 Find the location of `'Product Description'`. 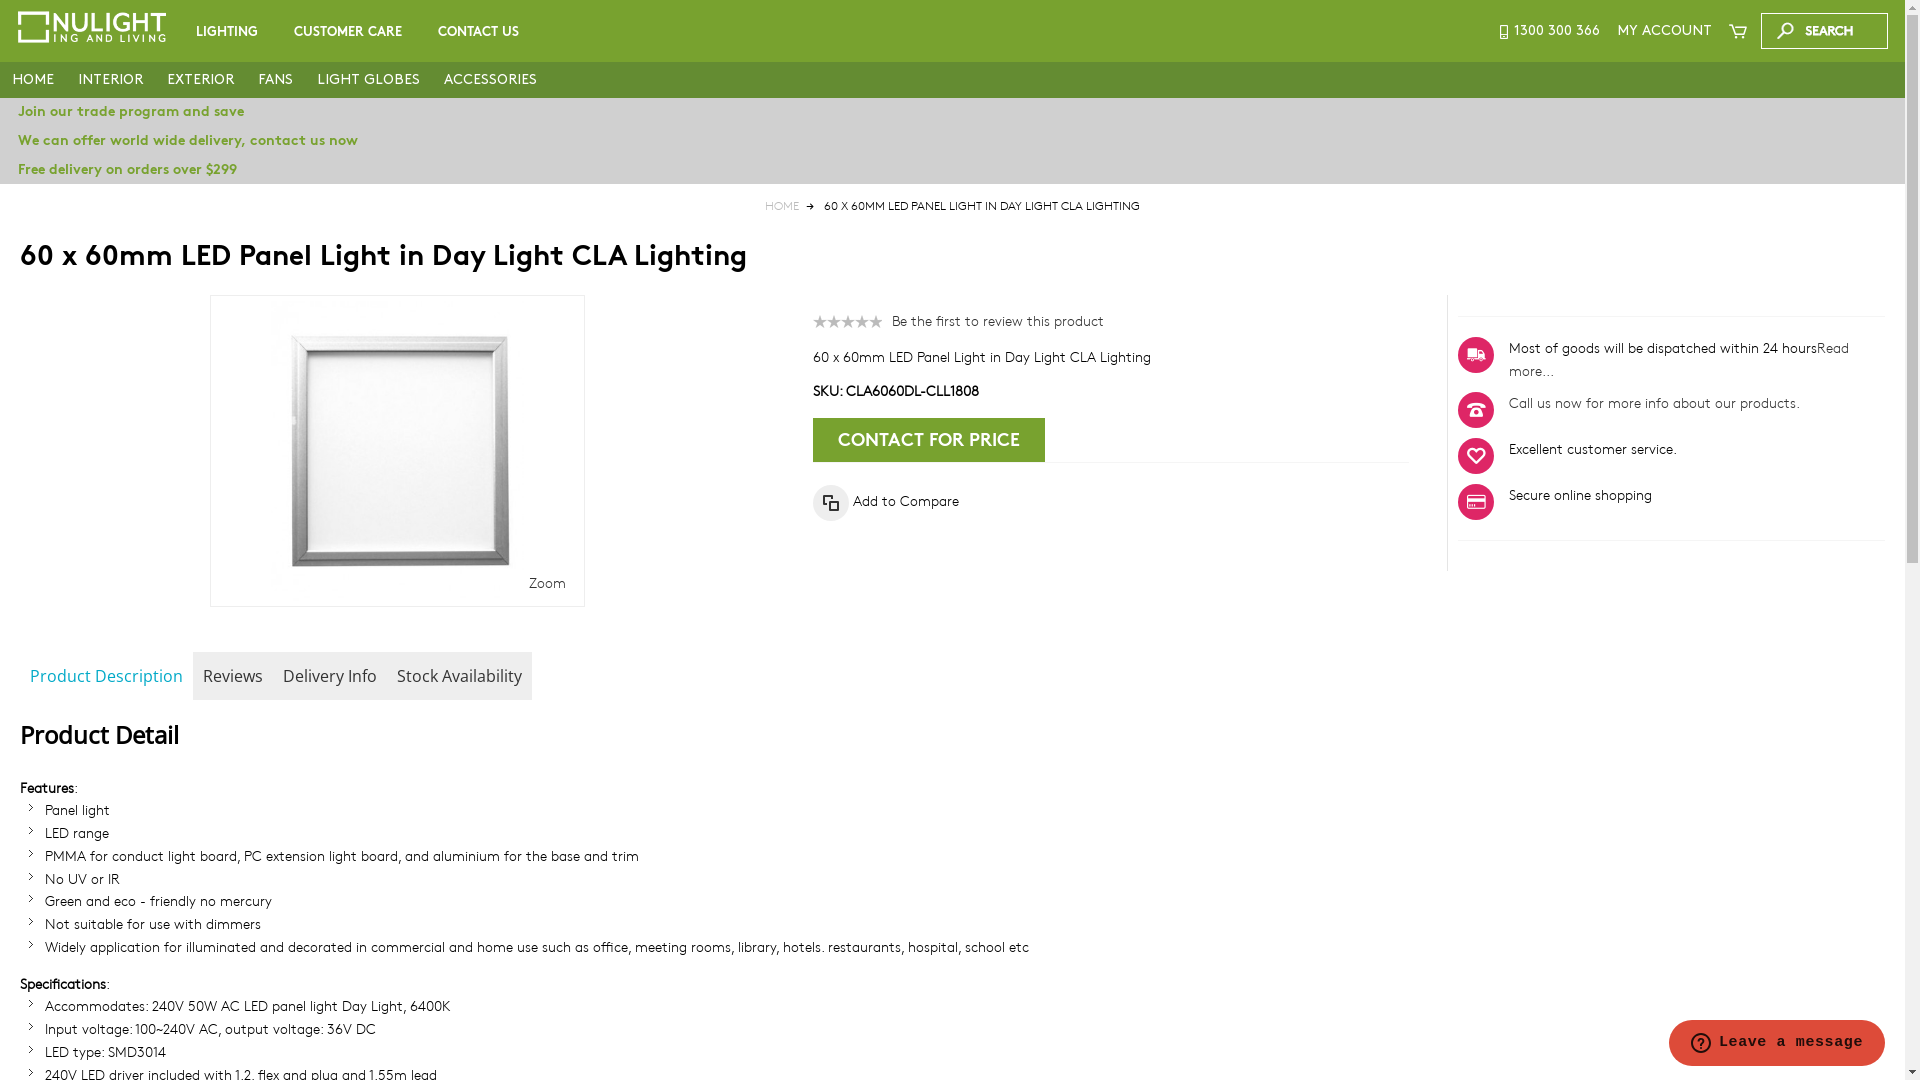

'Product Description' is located at coordinates (105, 675).